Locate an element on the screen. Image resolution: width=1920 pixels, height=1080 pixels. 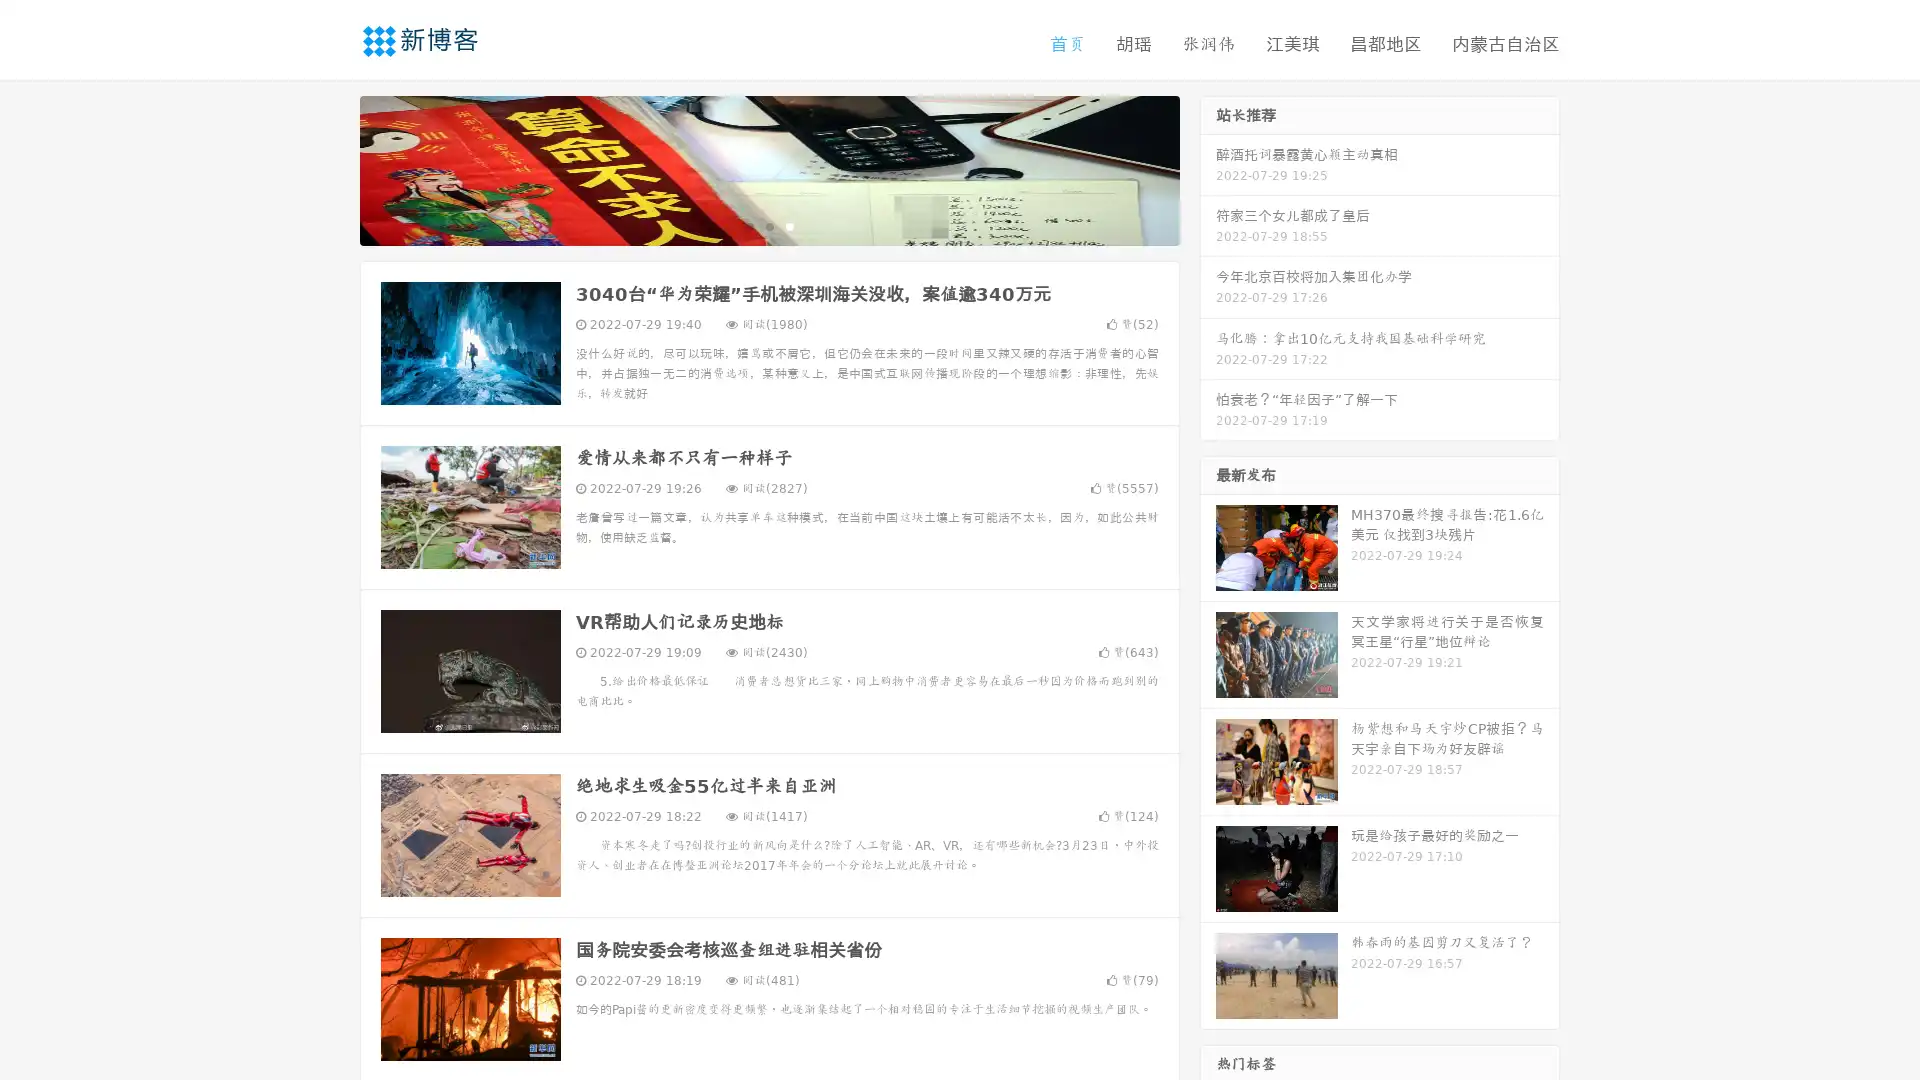
Previous slide is located at coordinates (330, 168).